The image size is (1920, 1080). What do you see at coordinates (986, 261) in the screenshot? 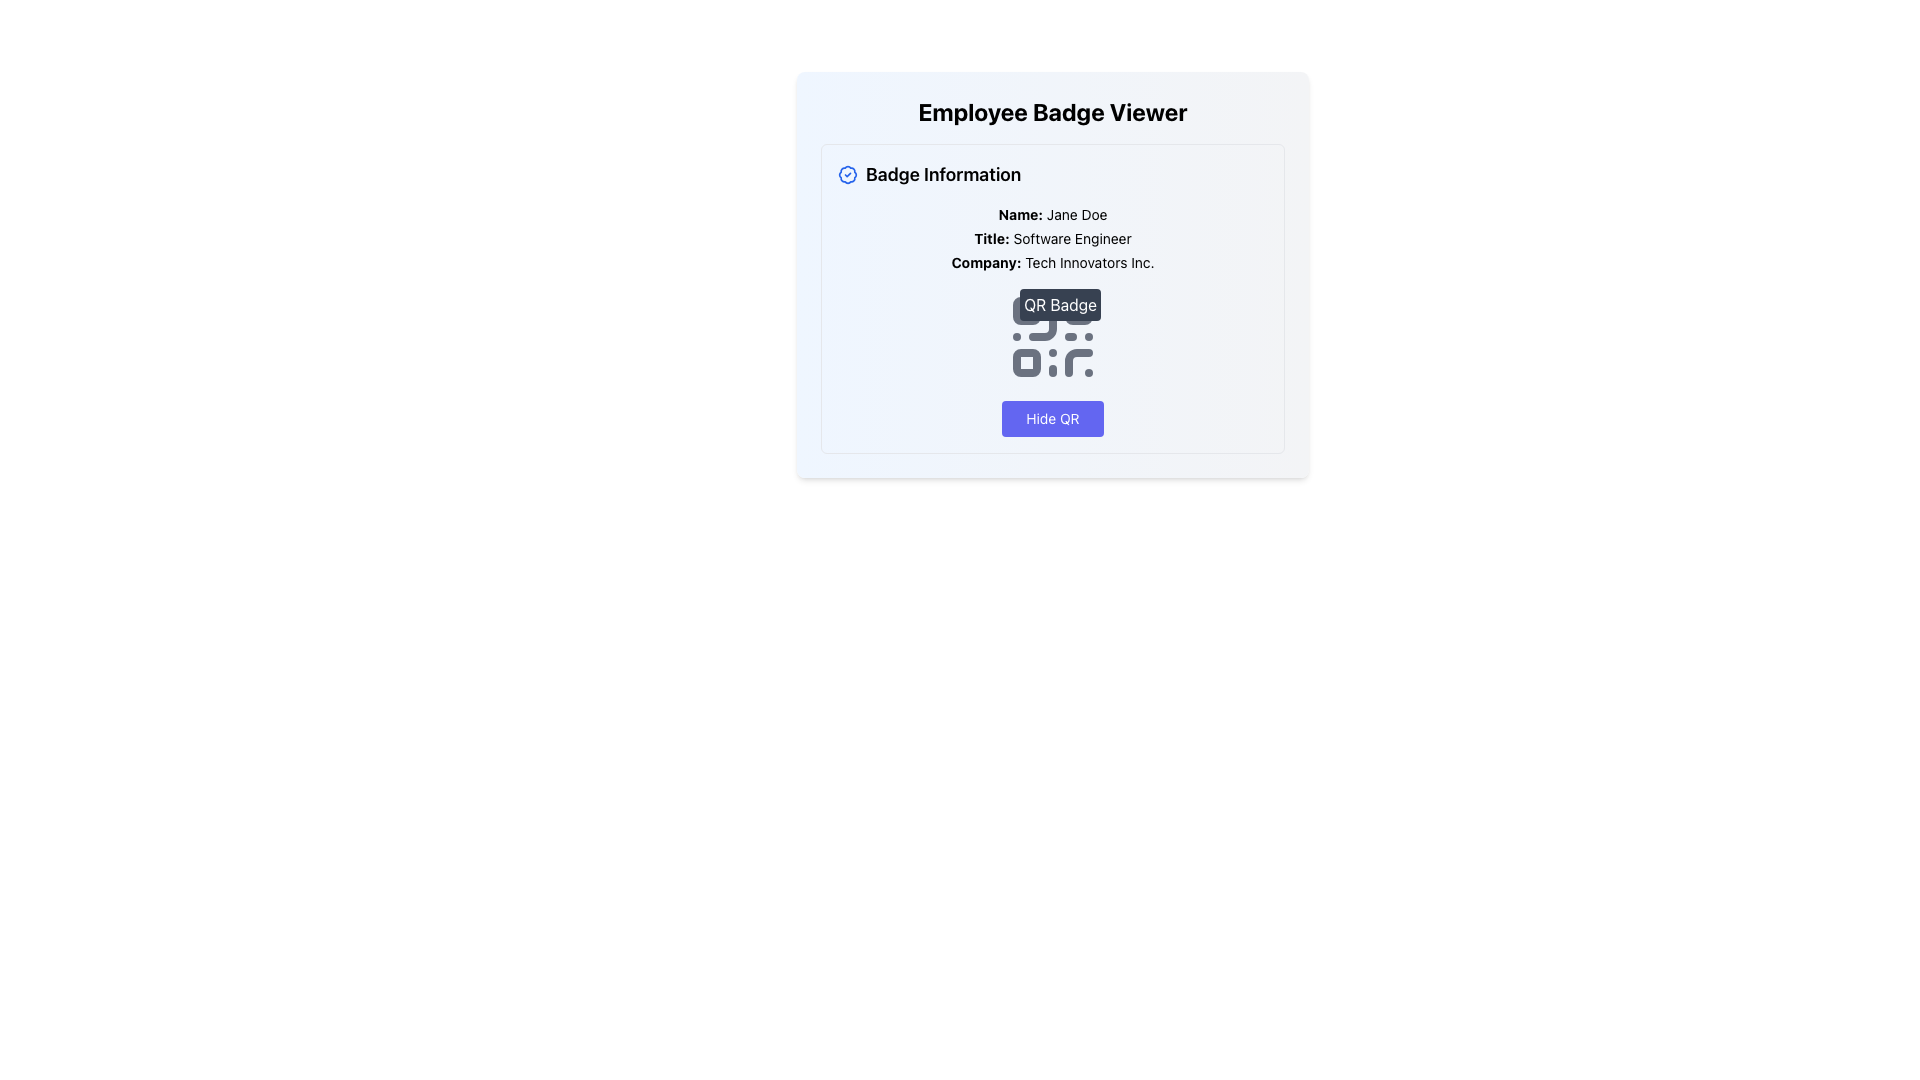
I see `the static text label that identifies the company name in the 'Badge Information' section, positioned below the 'Title: Software Engineer' text` at bounding box center [986, 261].